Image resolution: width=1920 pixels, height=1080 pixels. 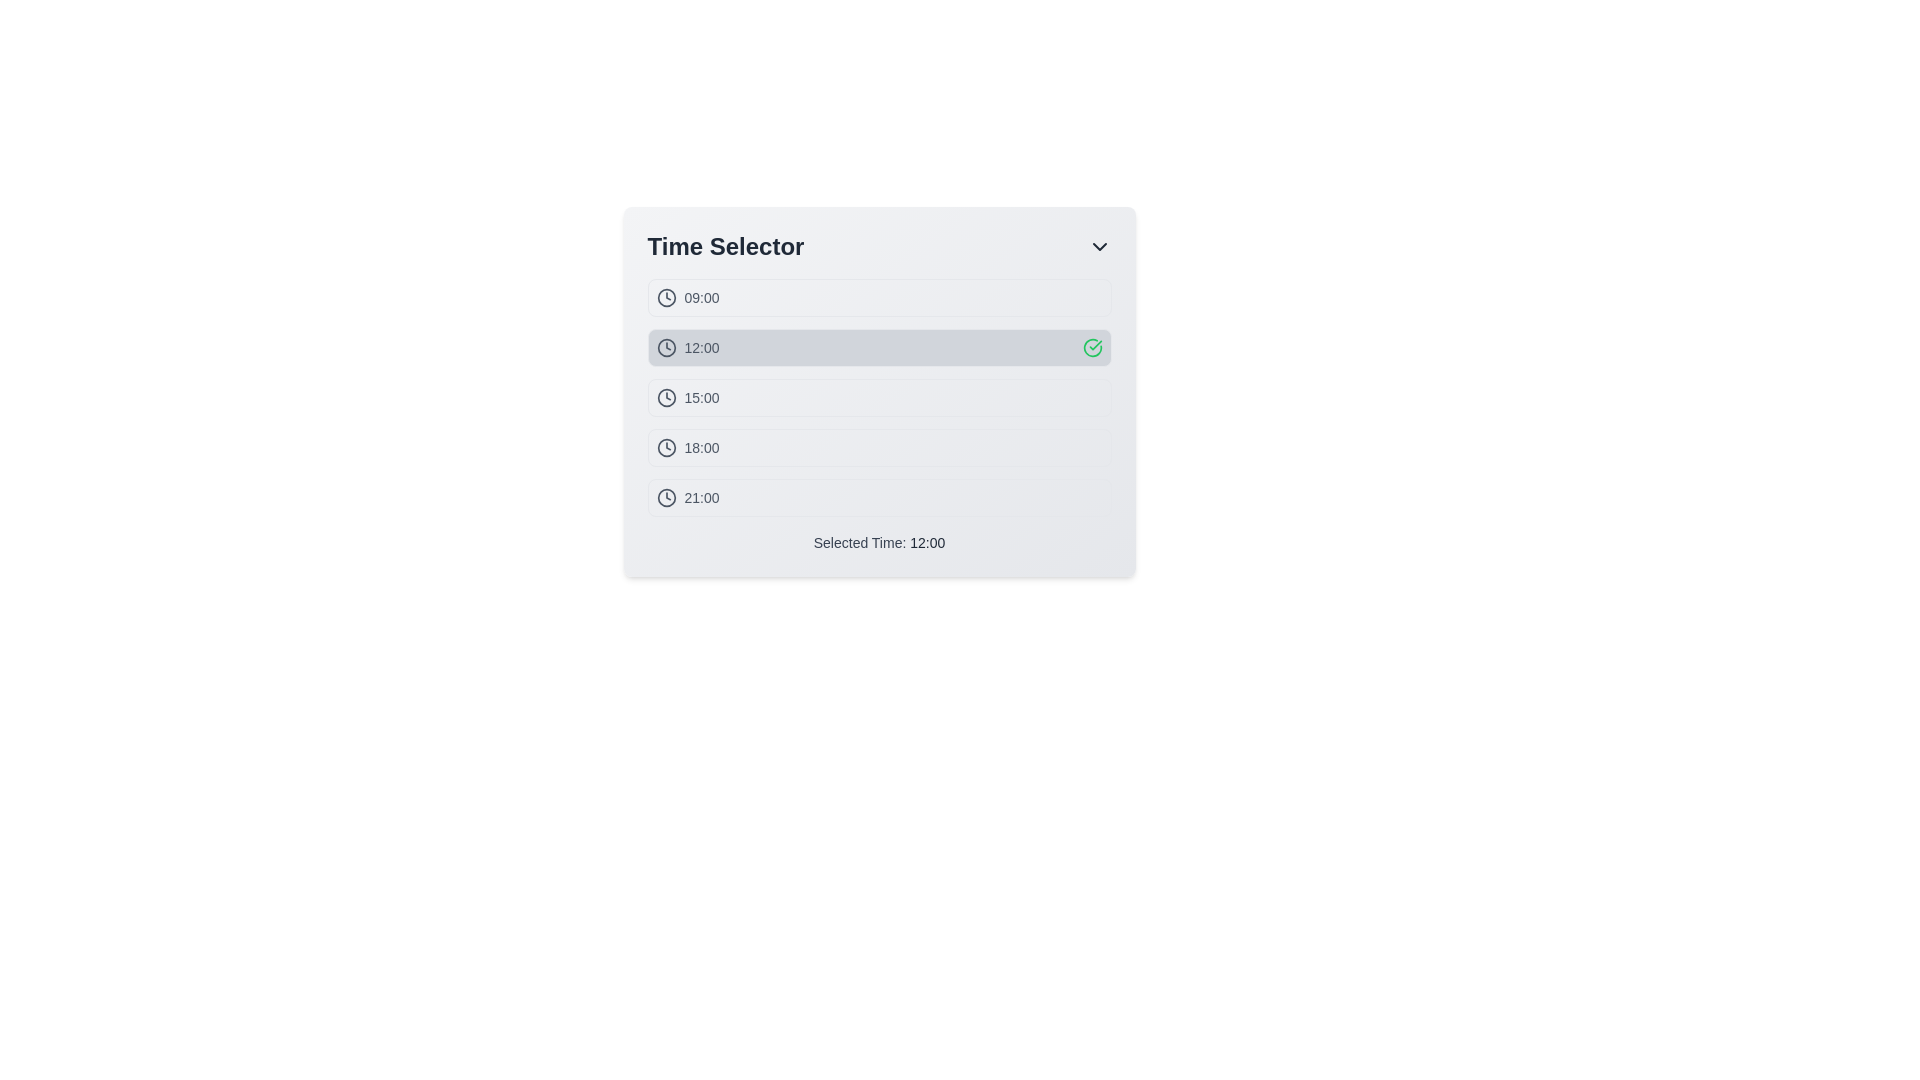 I want to click on the static text display showing 'Selected Time: 12:00' at the bottom of the time selection interface, so click(x=879, y=543).